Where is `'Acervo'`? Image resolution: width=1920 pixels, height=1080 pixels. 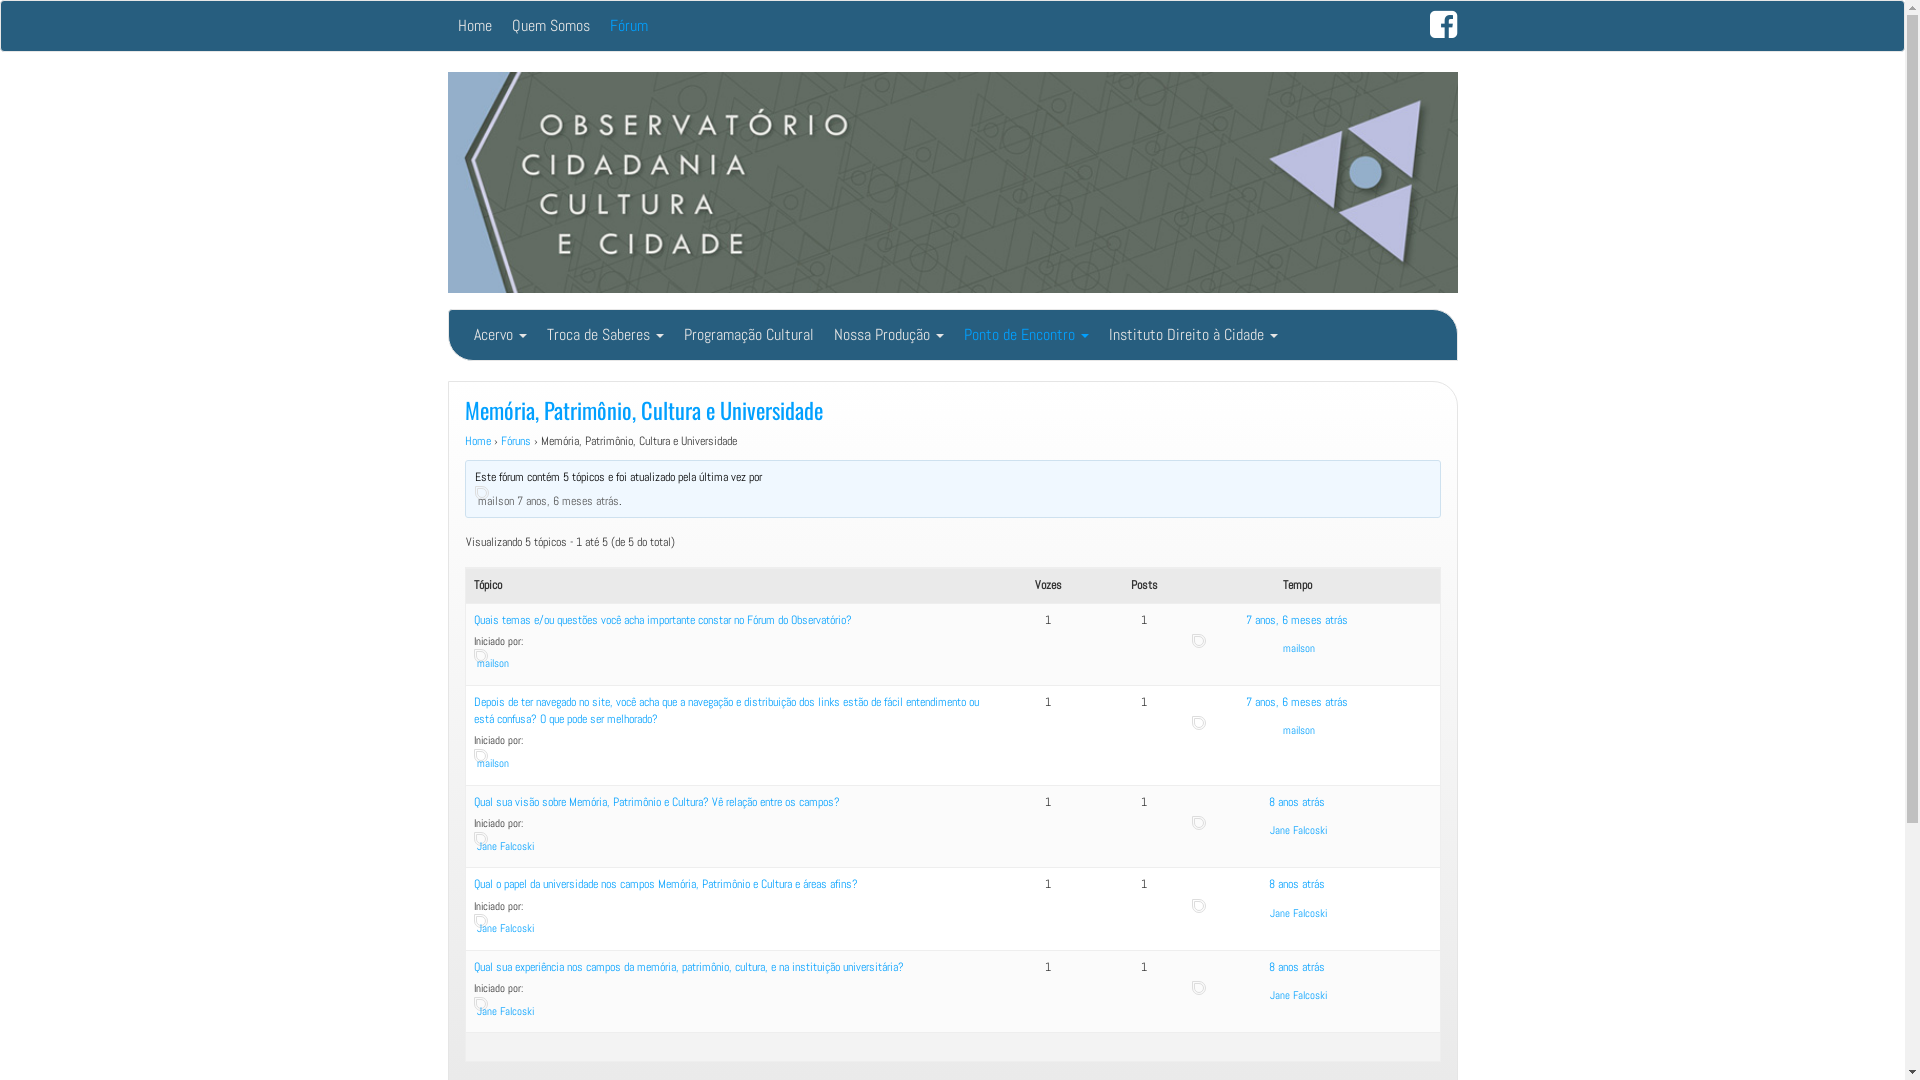 'Acervo' is located at coordinates (463, 334).